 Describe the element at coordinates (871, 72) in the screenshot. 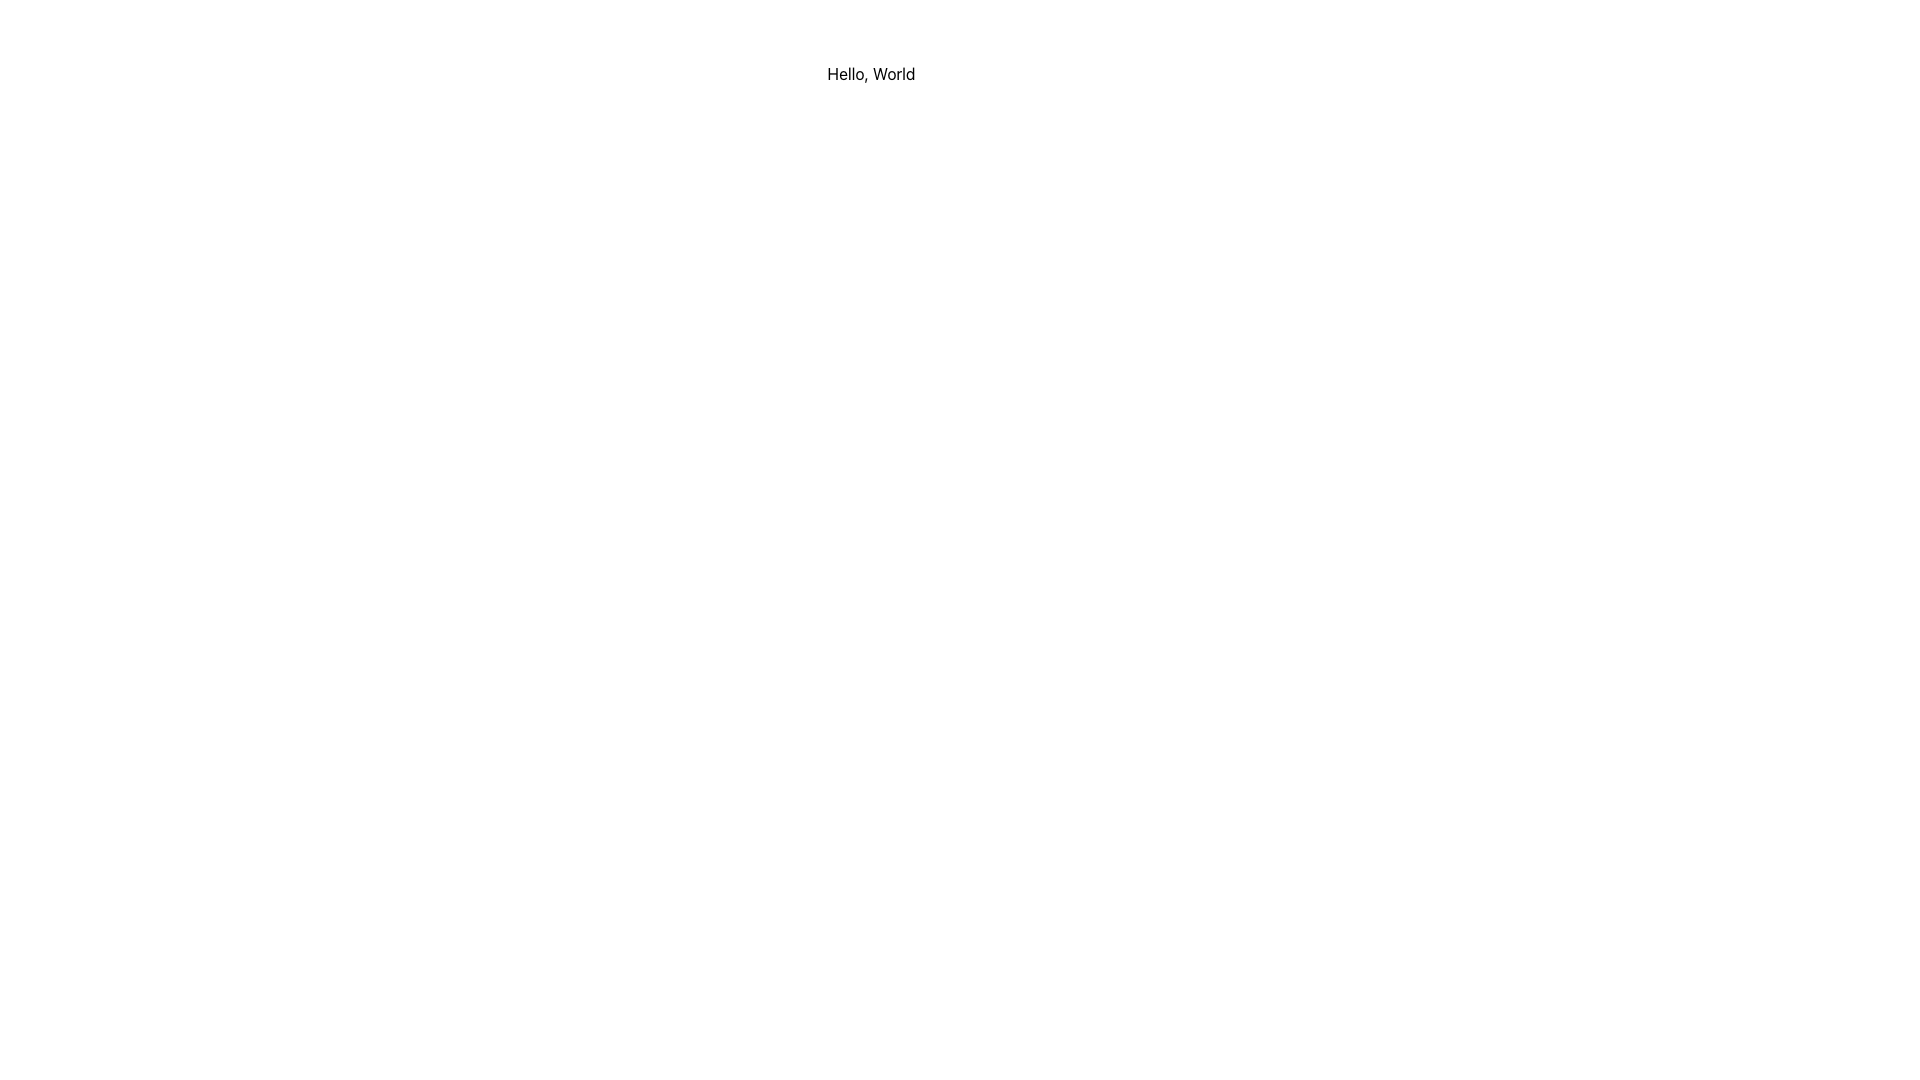

I see `the text label displaying 'Hello, World', which is styled in black color and positioned near the top of the interface` at that location.